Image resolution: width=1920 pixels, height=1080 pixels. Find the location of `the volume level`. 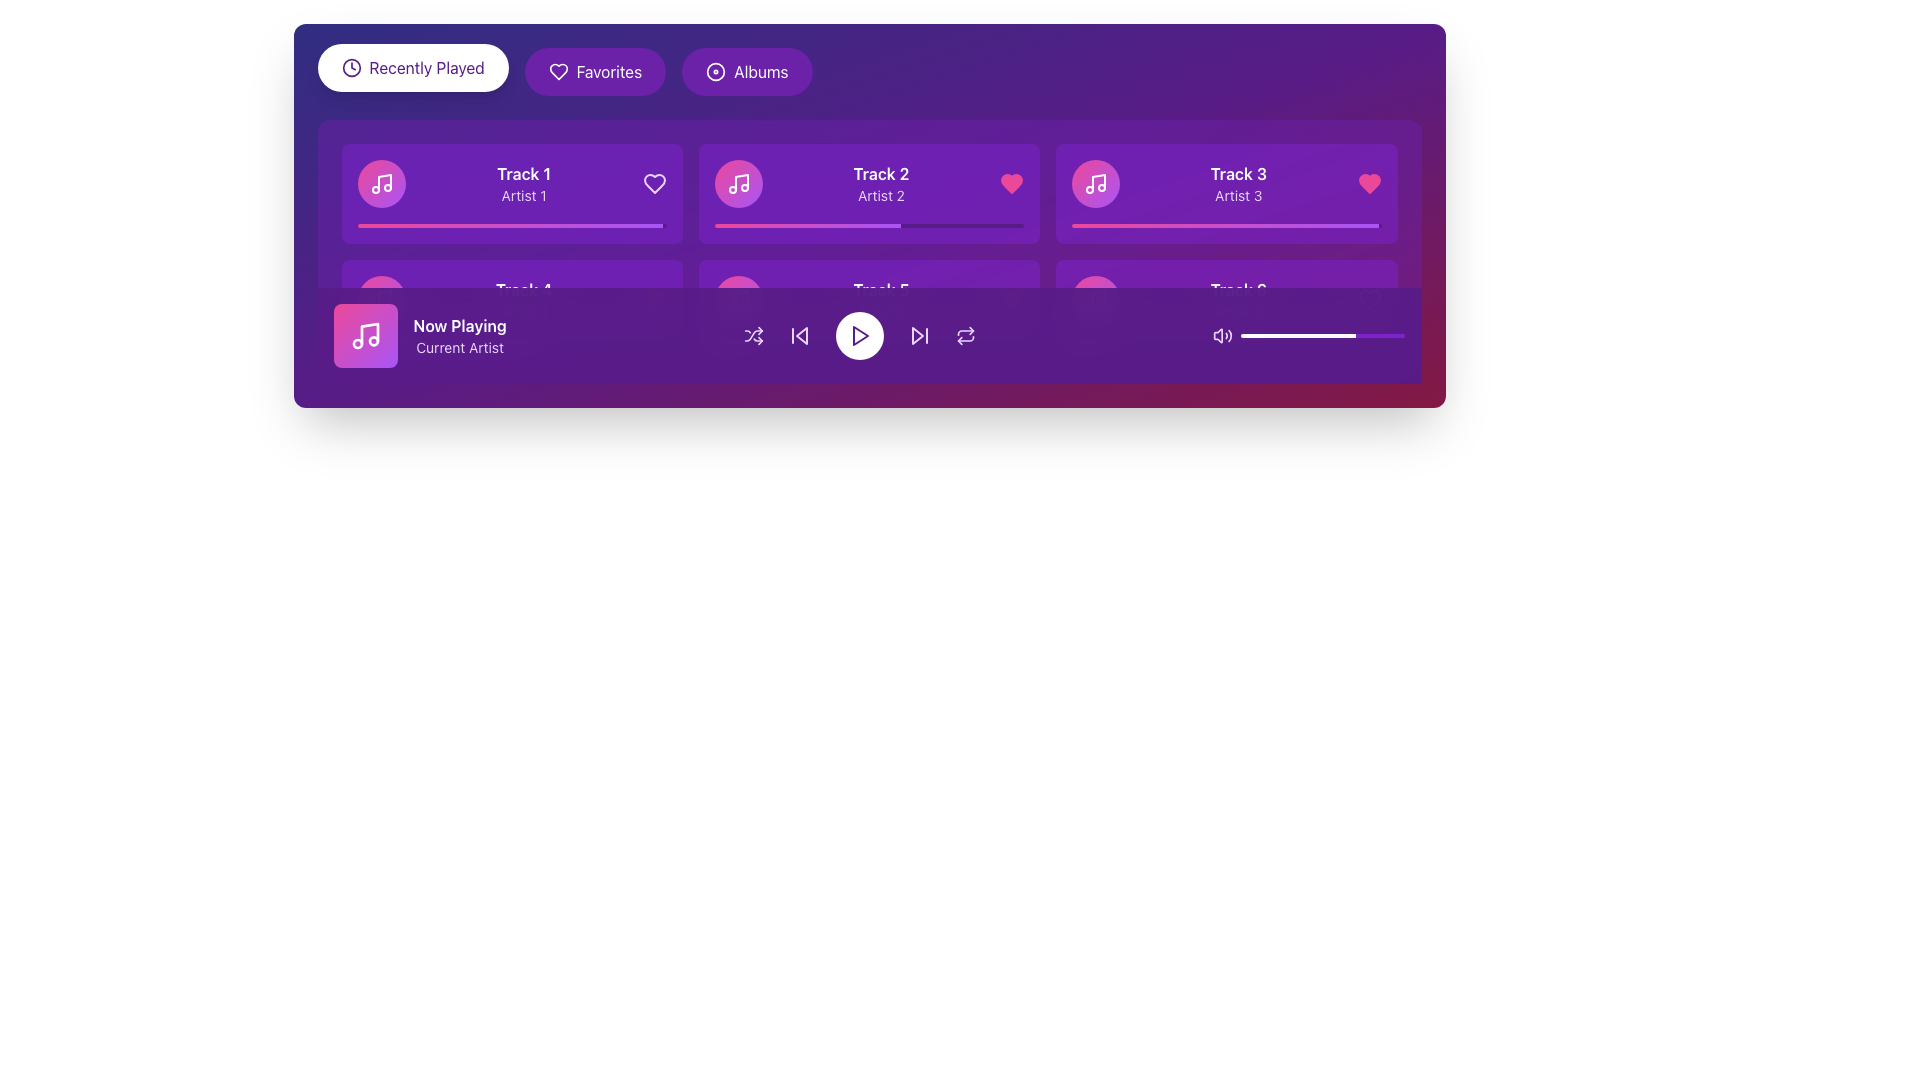

the volume level is located at coordinates (1339, 334).